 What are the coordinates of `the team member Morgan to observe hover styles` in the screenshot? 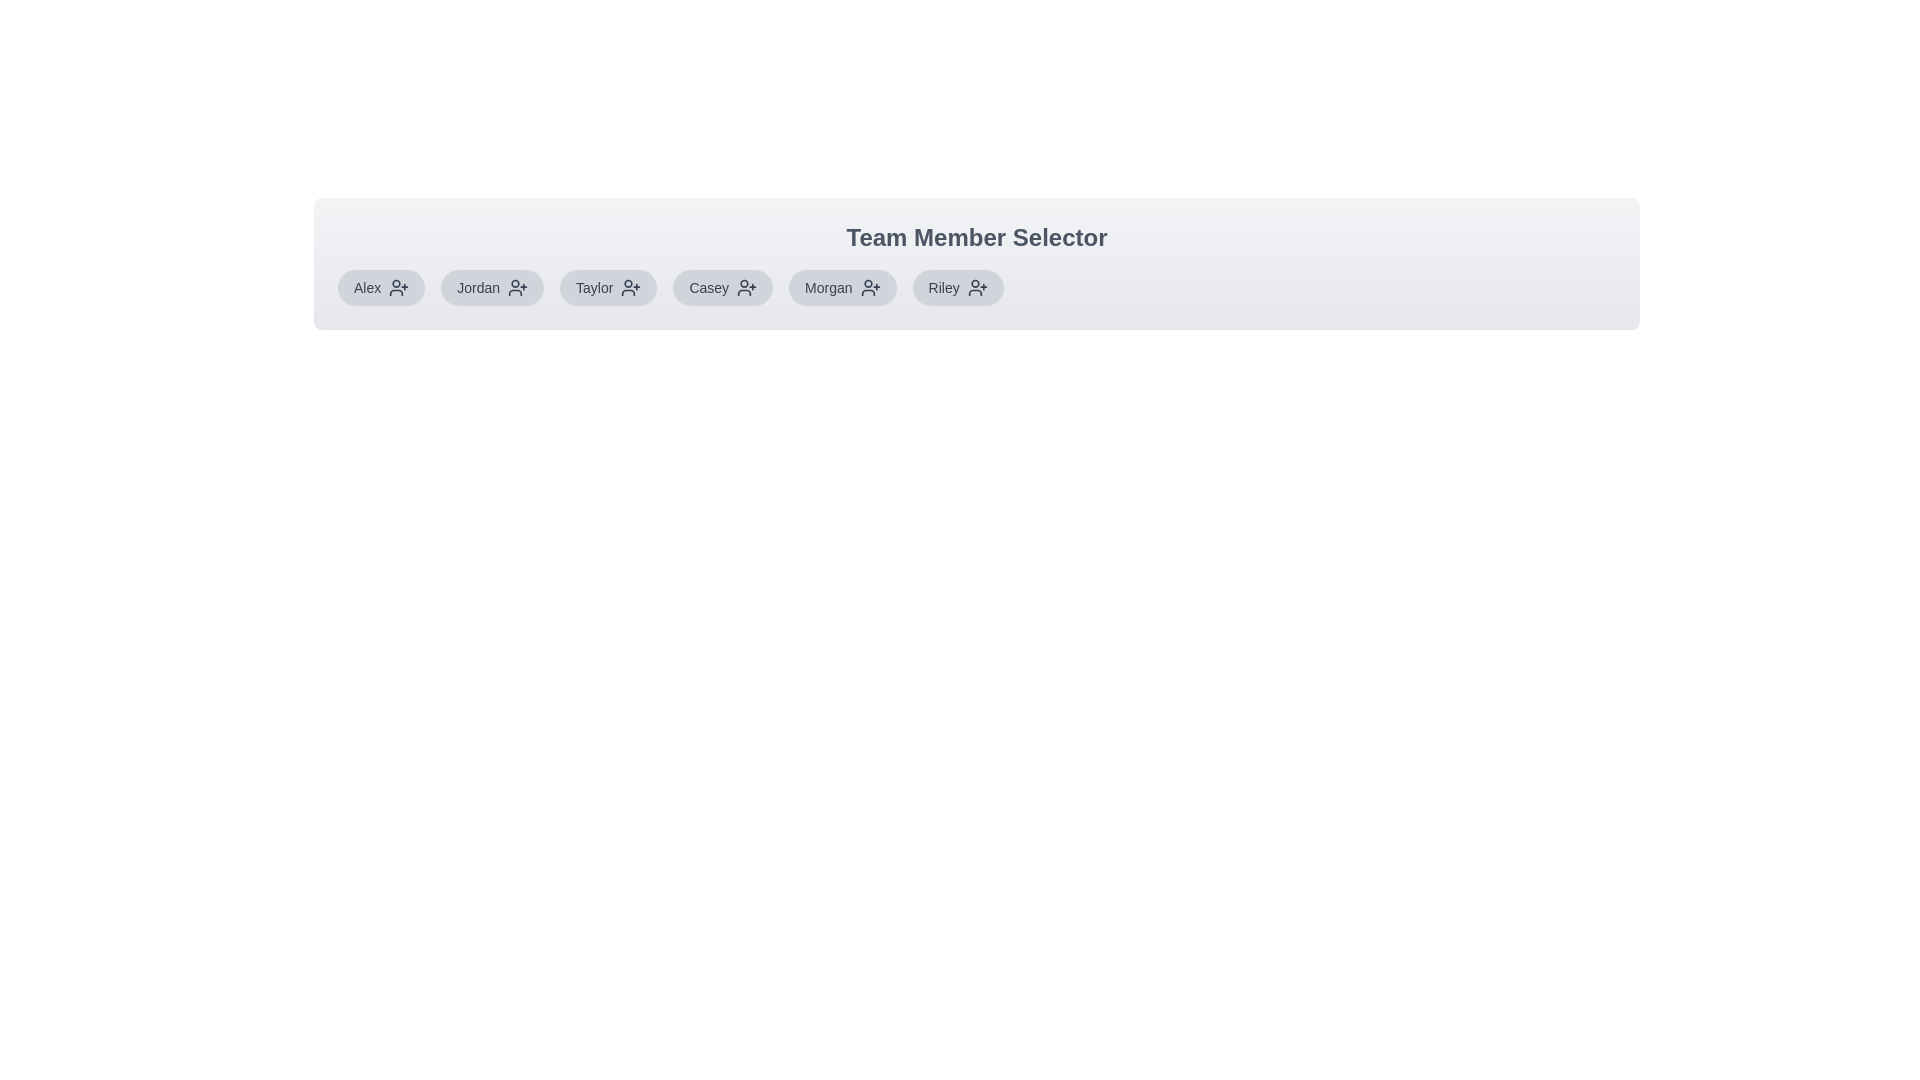 It's located at (841, 288).